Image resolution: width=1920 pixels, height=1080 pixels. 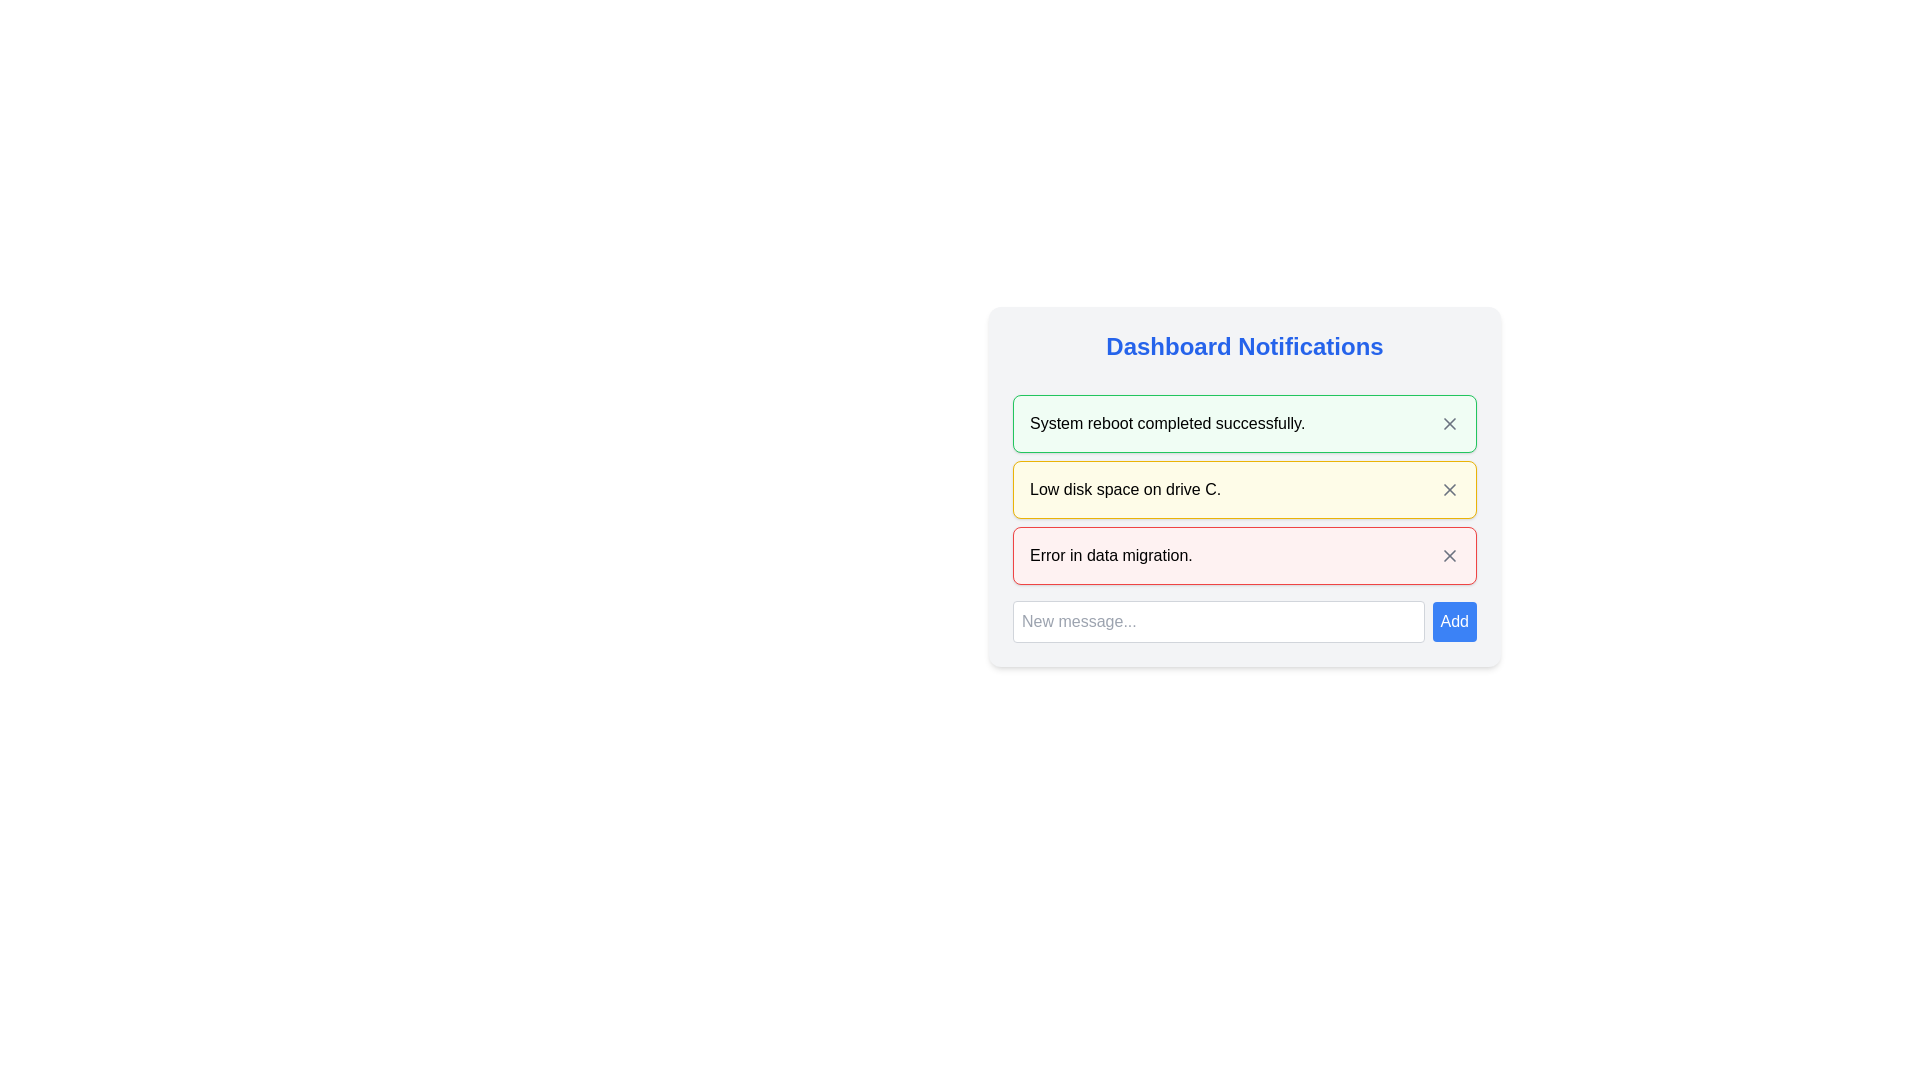 What do you see at coordinates (1449, 423) in the screenshot?
I see `the close button located at the top-right corner of the green-bordered notification box` at bounding box center [1449, 423].